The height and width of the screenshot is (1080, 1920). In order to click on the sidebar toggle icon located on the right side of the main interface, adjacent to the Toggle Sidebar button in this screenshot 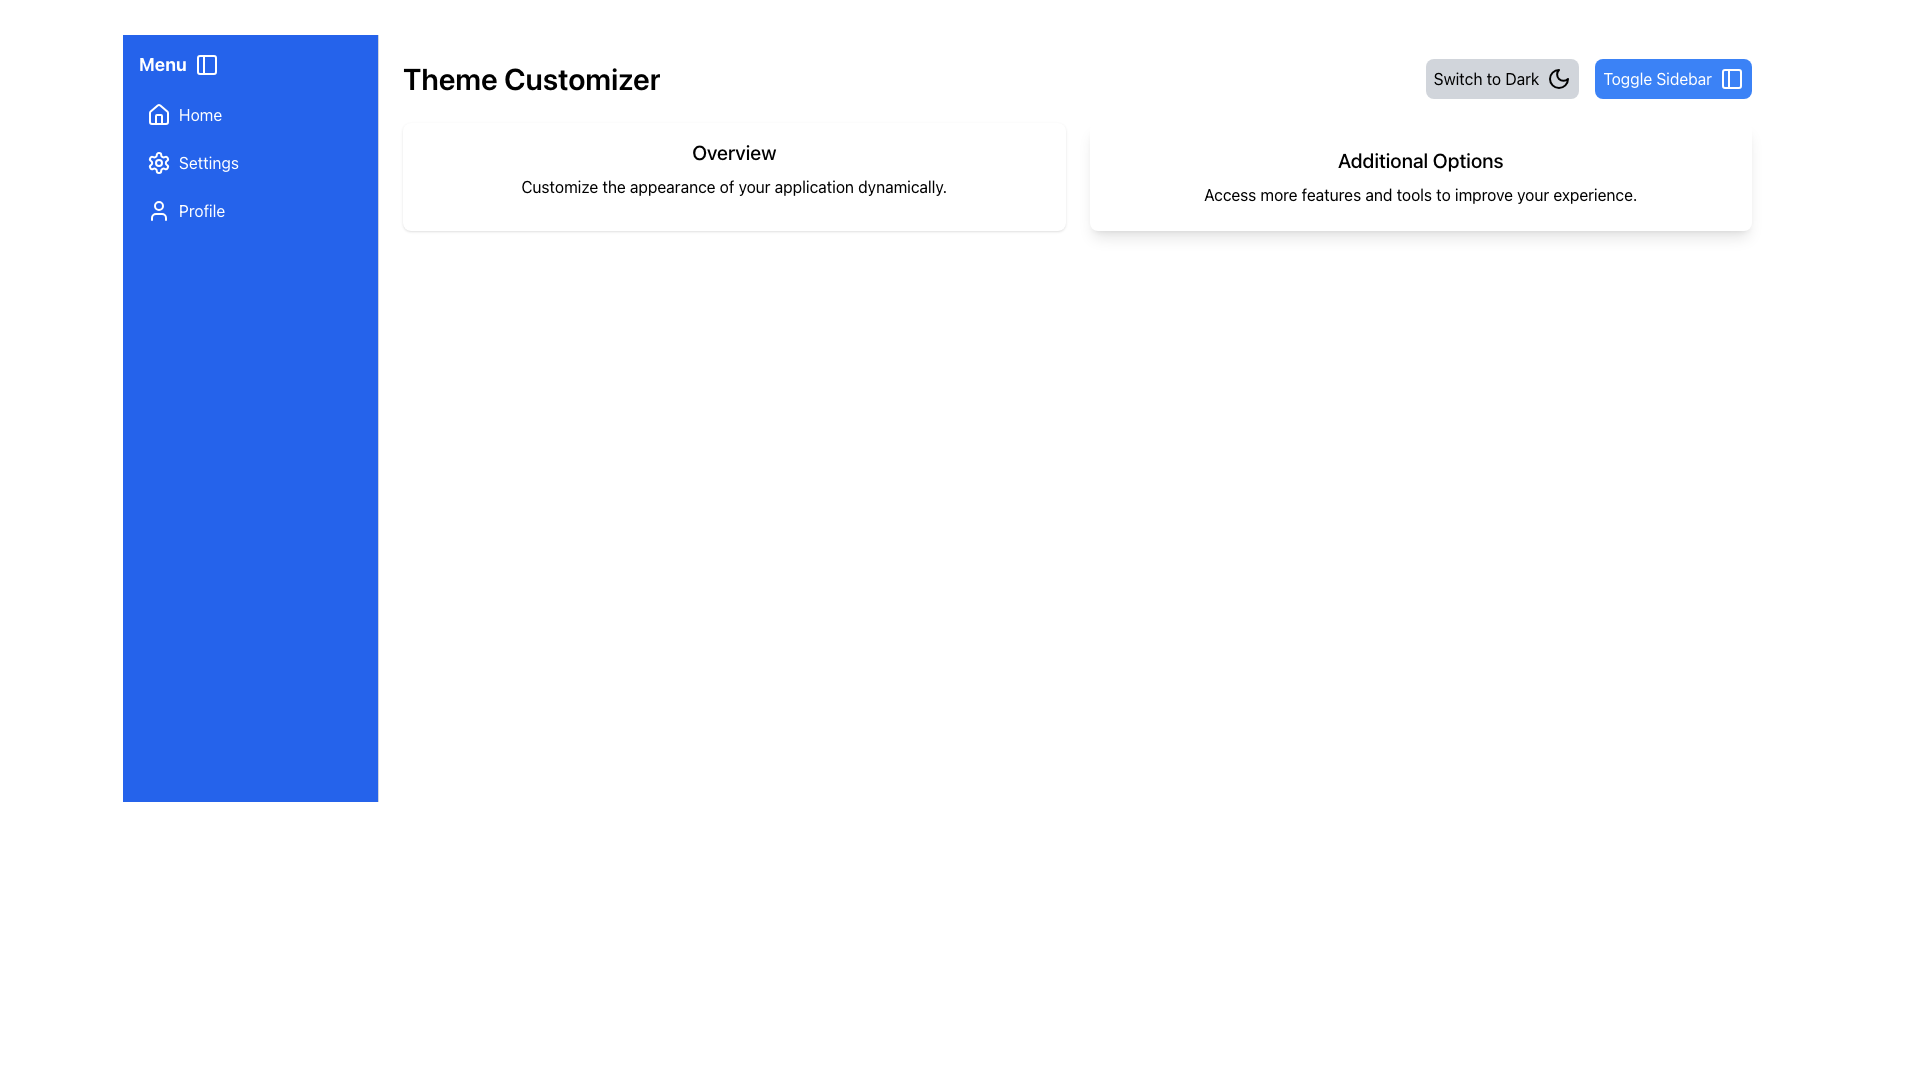, I will do `click(1731, 77)`.